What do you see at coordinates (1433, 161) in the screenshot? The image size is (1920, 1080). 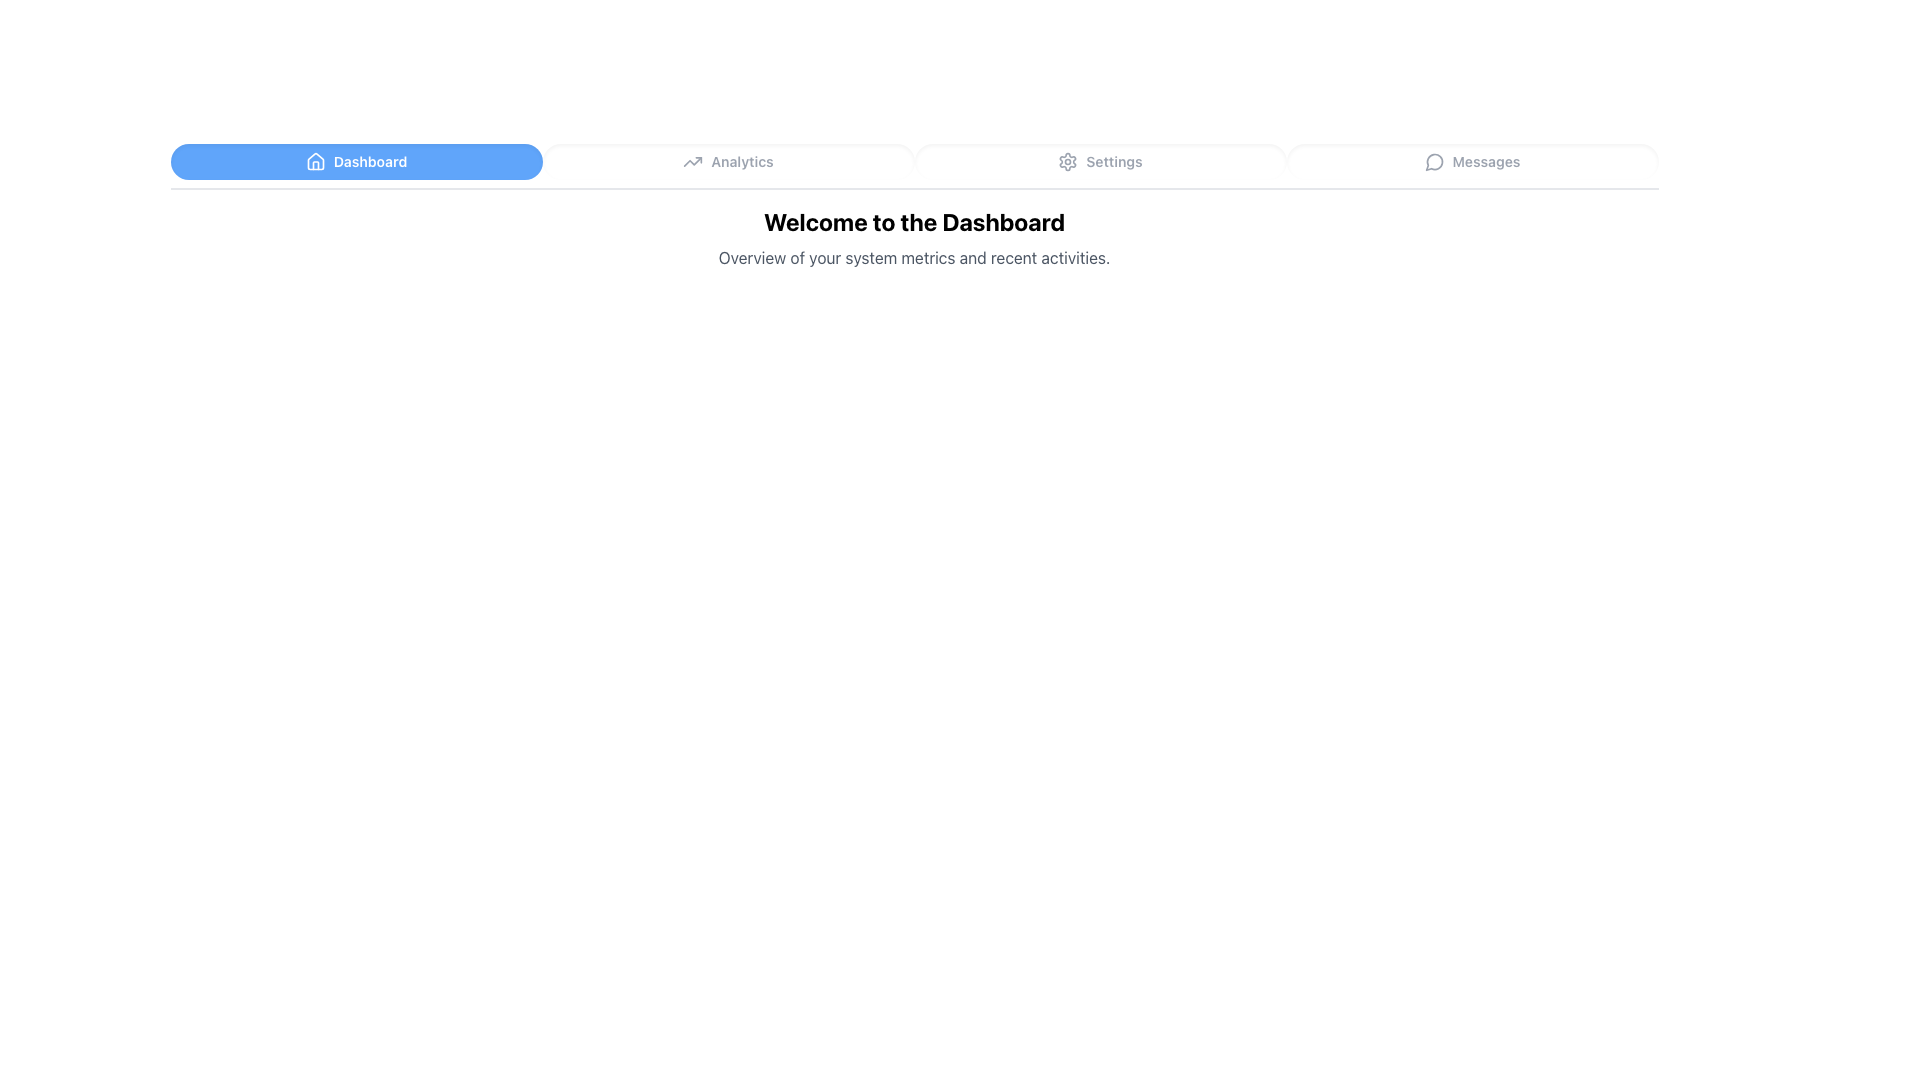 I see `the circular icon resembling a speech message bubble located in the top navigation bar` at bounding box center [1433, 161].